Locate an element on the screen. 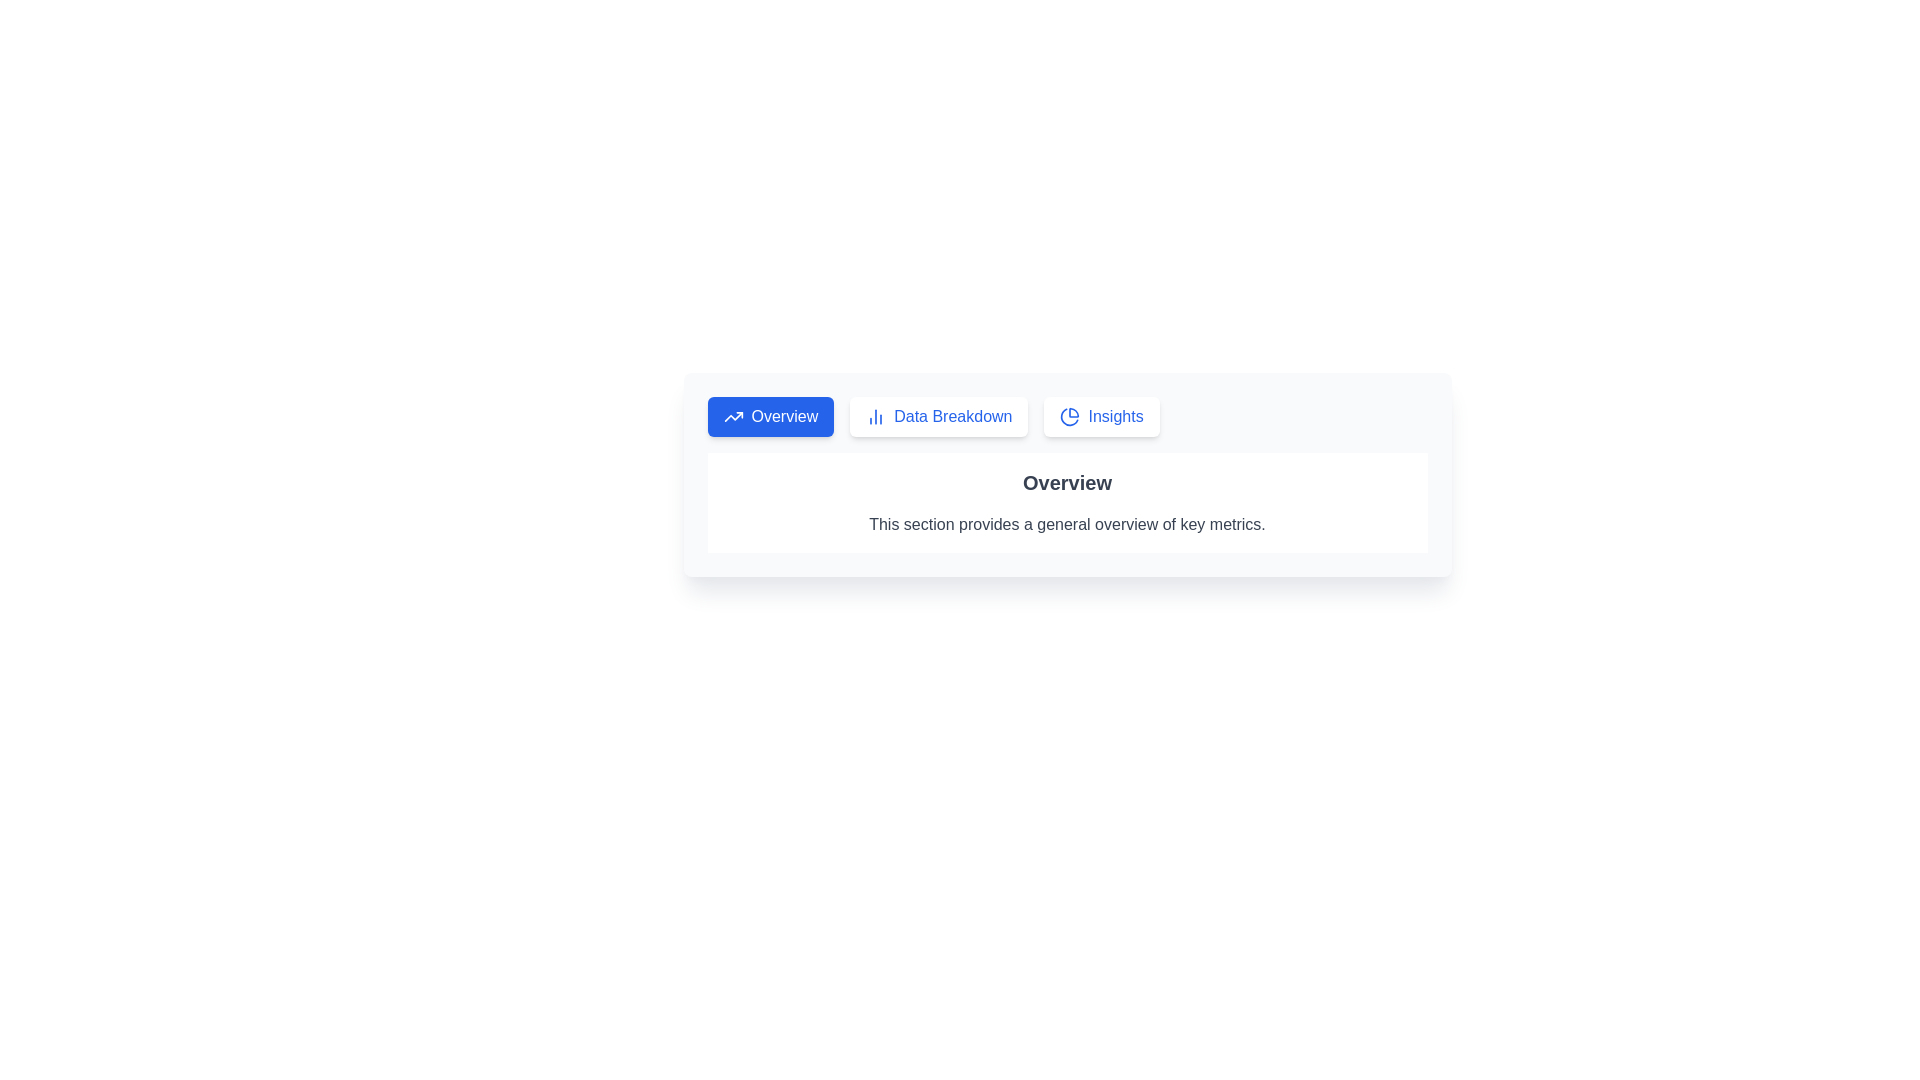 The image size is (1920, 1080). the text content to select it is located at coordinates (1066, 501).